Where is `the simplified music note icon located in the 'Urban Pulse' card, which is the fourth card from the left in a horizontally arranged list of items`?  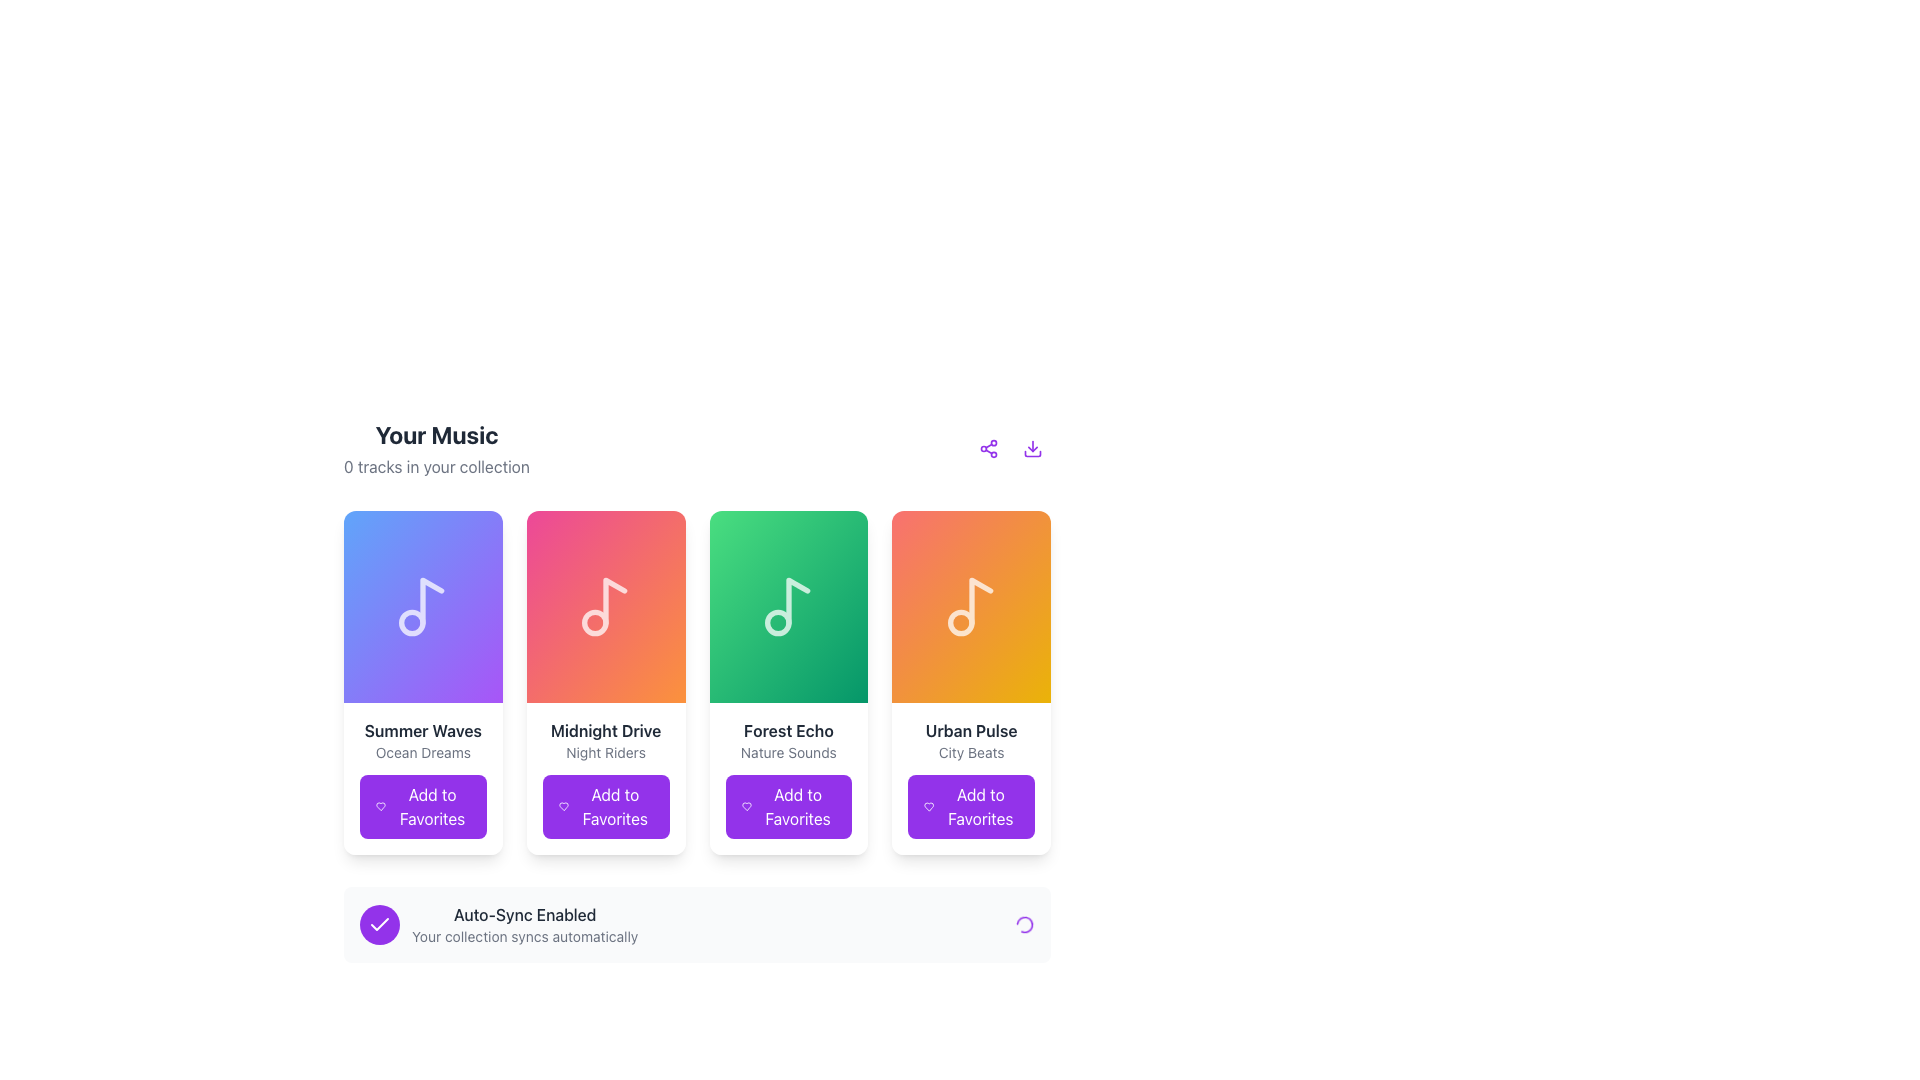
the simplified music note icon located in the 'Urban Pulse' card, which is the fourth card from the left in a horizontally arranged list of items is located at coordinates (980, 600).